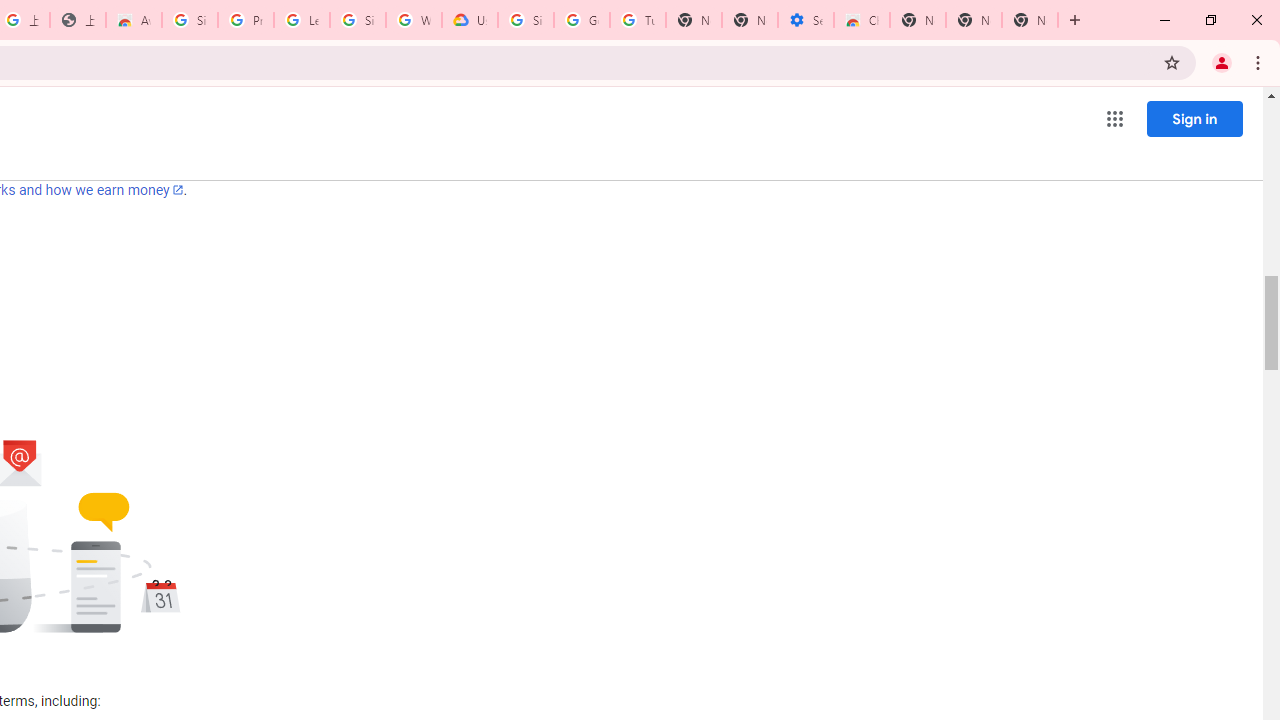  What do you see at coordinates (1209, 20) in the screenshot?
I see `'Restore'` at bounding box center [1209, 20].